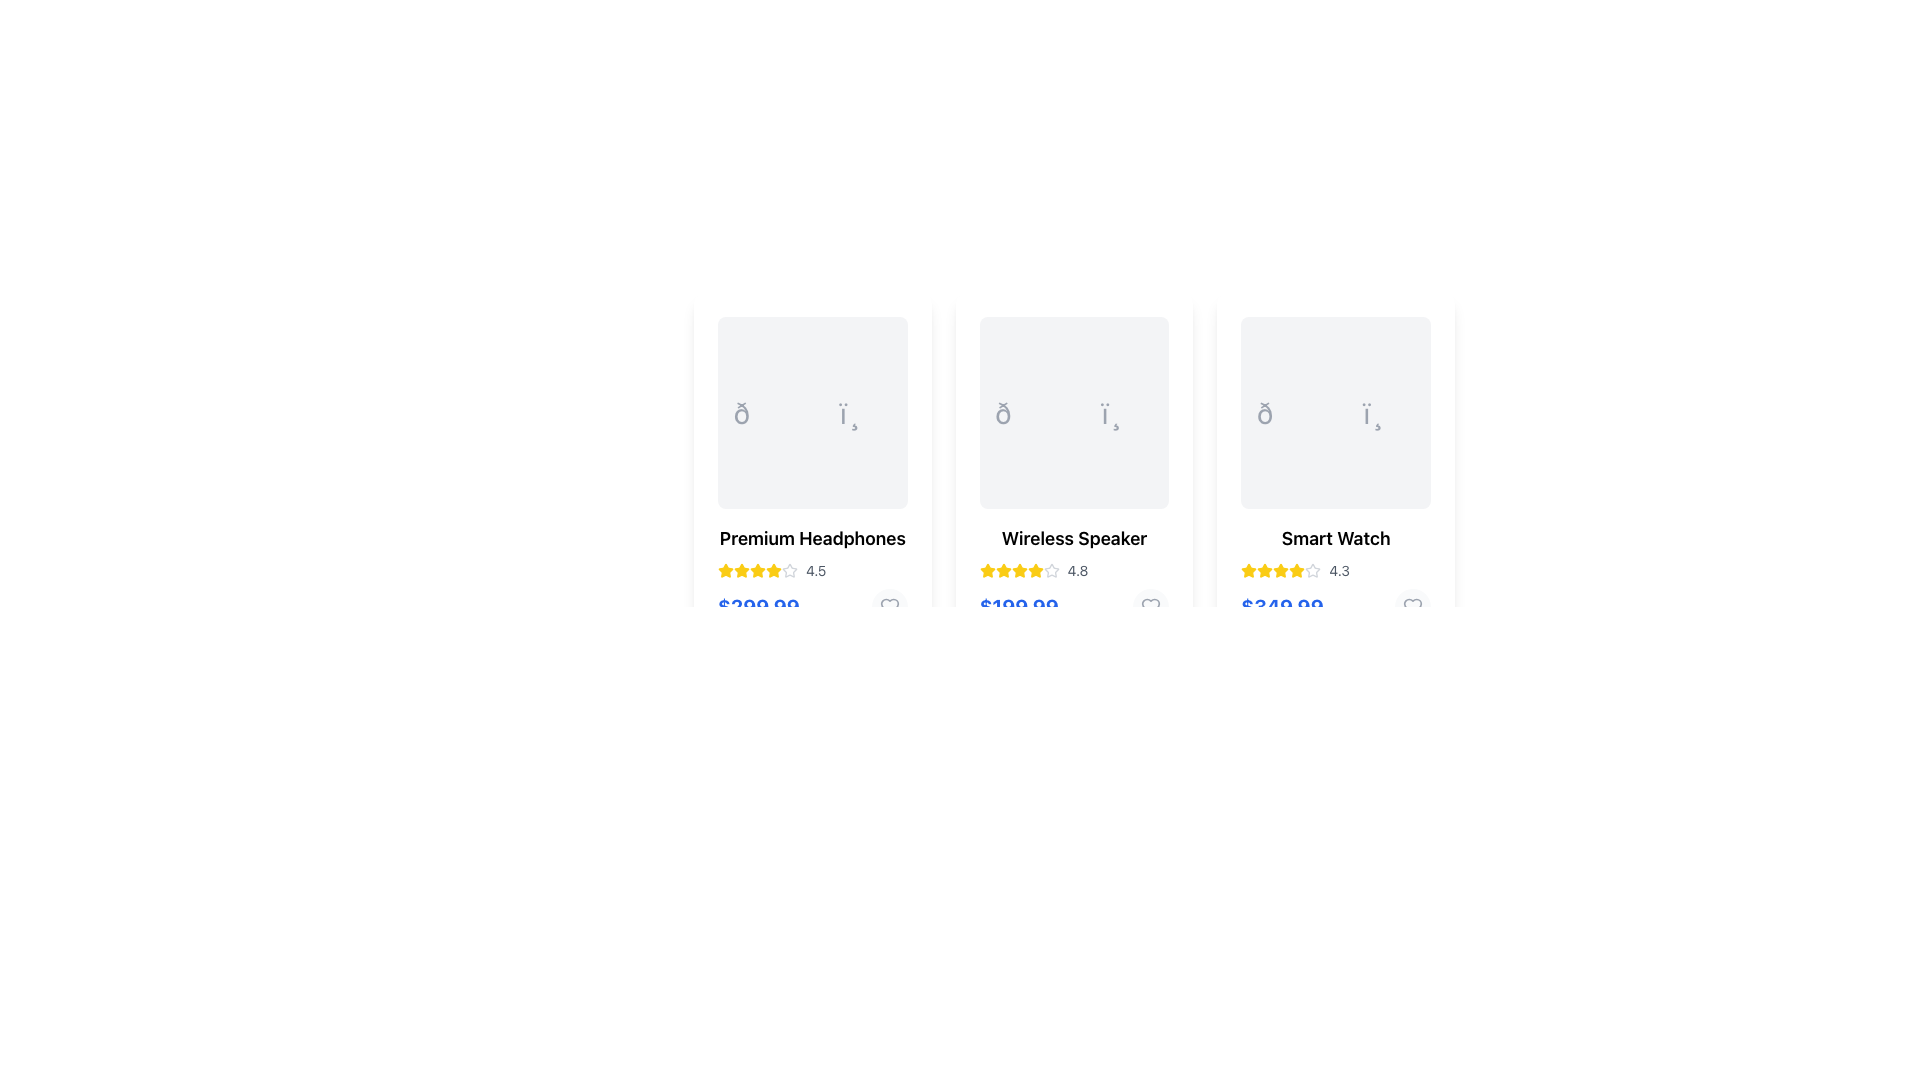 The width and height of the screenshot is (1920, 1080). Describe the element at coordinates (757, 570) in the screenshot. I see `the fifth star-shaped rating icon, which is bright yellow and located in the ratings section of the 'Premium Headphones' card, just before the numeric rating value '4.5'` at that location.